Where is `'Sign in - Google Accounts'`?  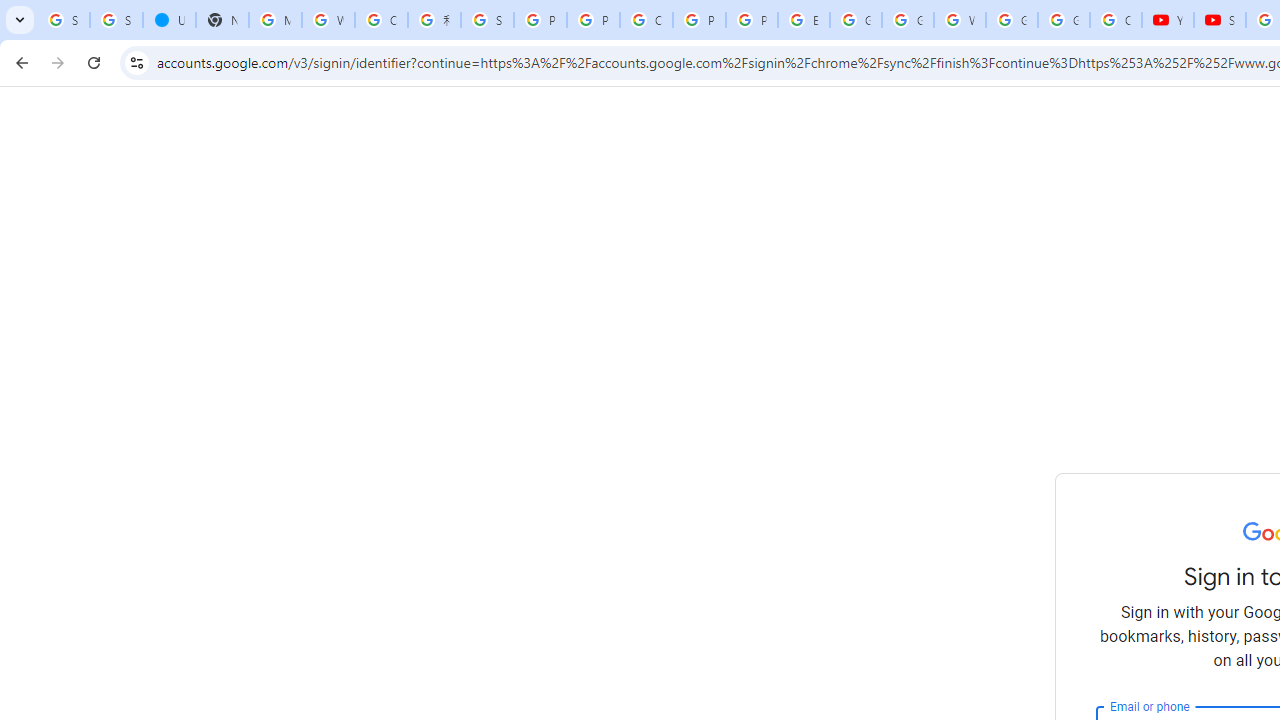
'Sign in - Google Accounts' is located at coordinates (115, 20).